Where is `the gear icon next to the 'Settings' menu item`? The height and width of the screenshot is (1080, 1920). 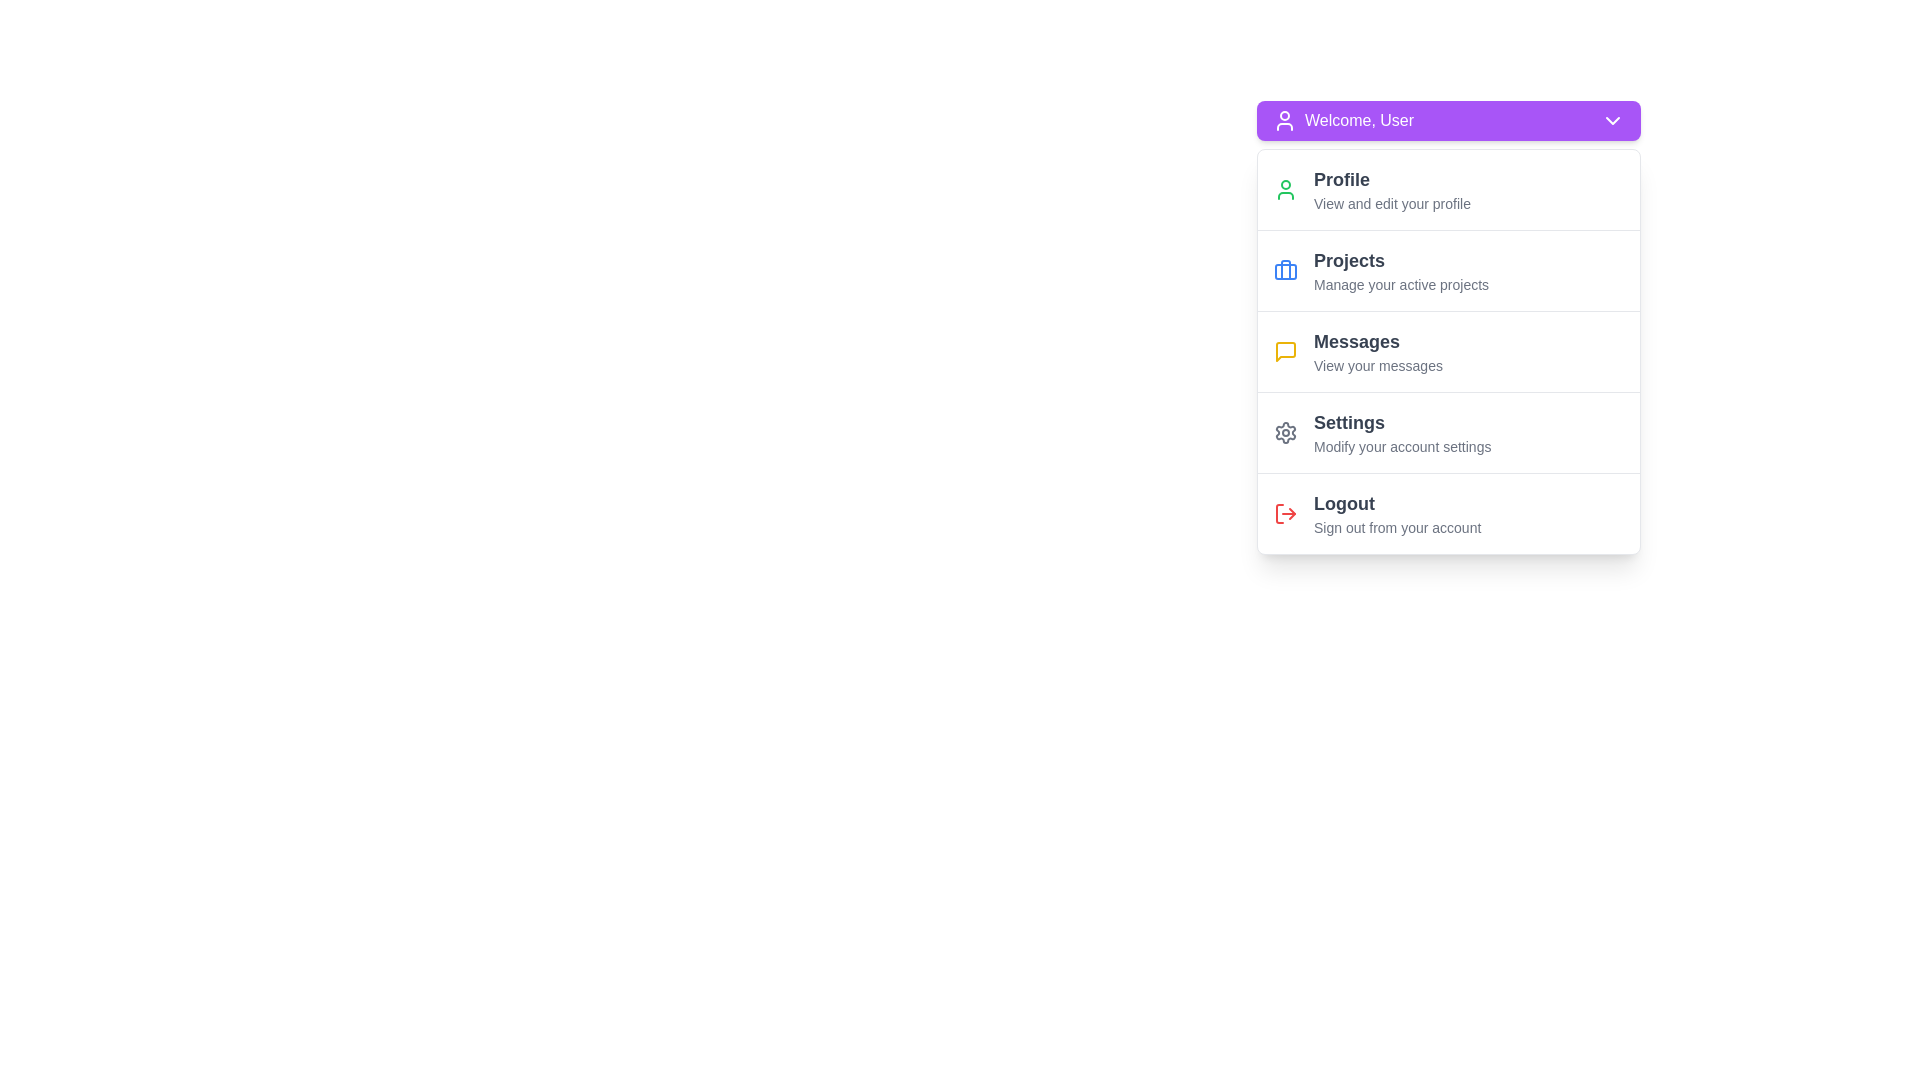 the gear icon next to the 'Settings' menu item is located at coordinates (1286, 431).